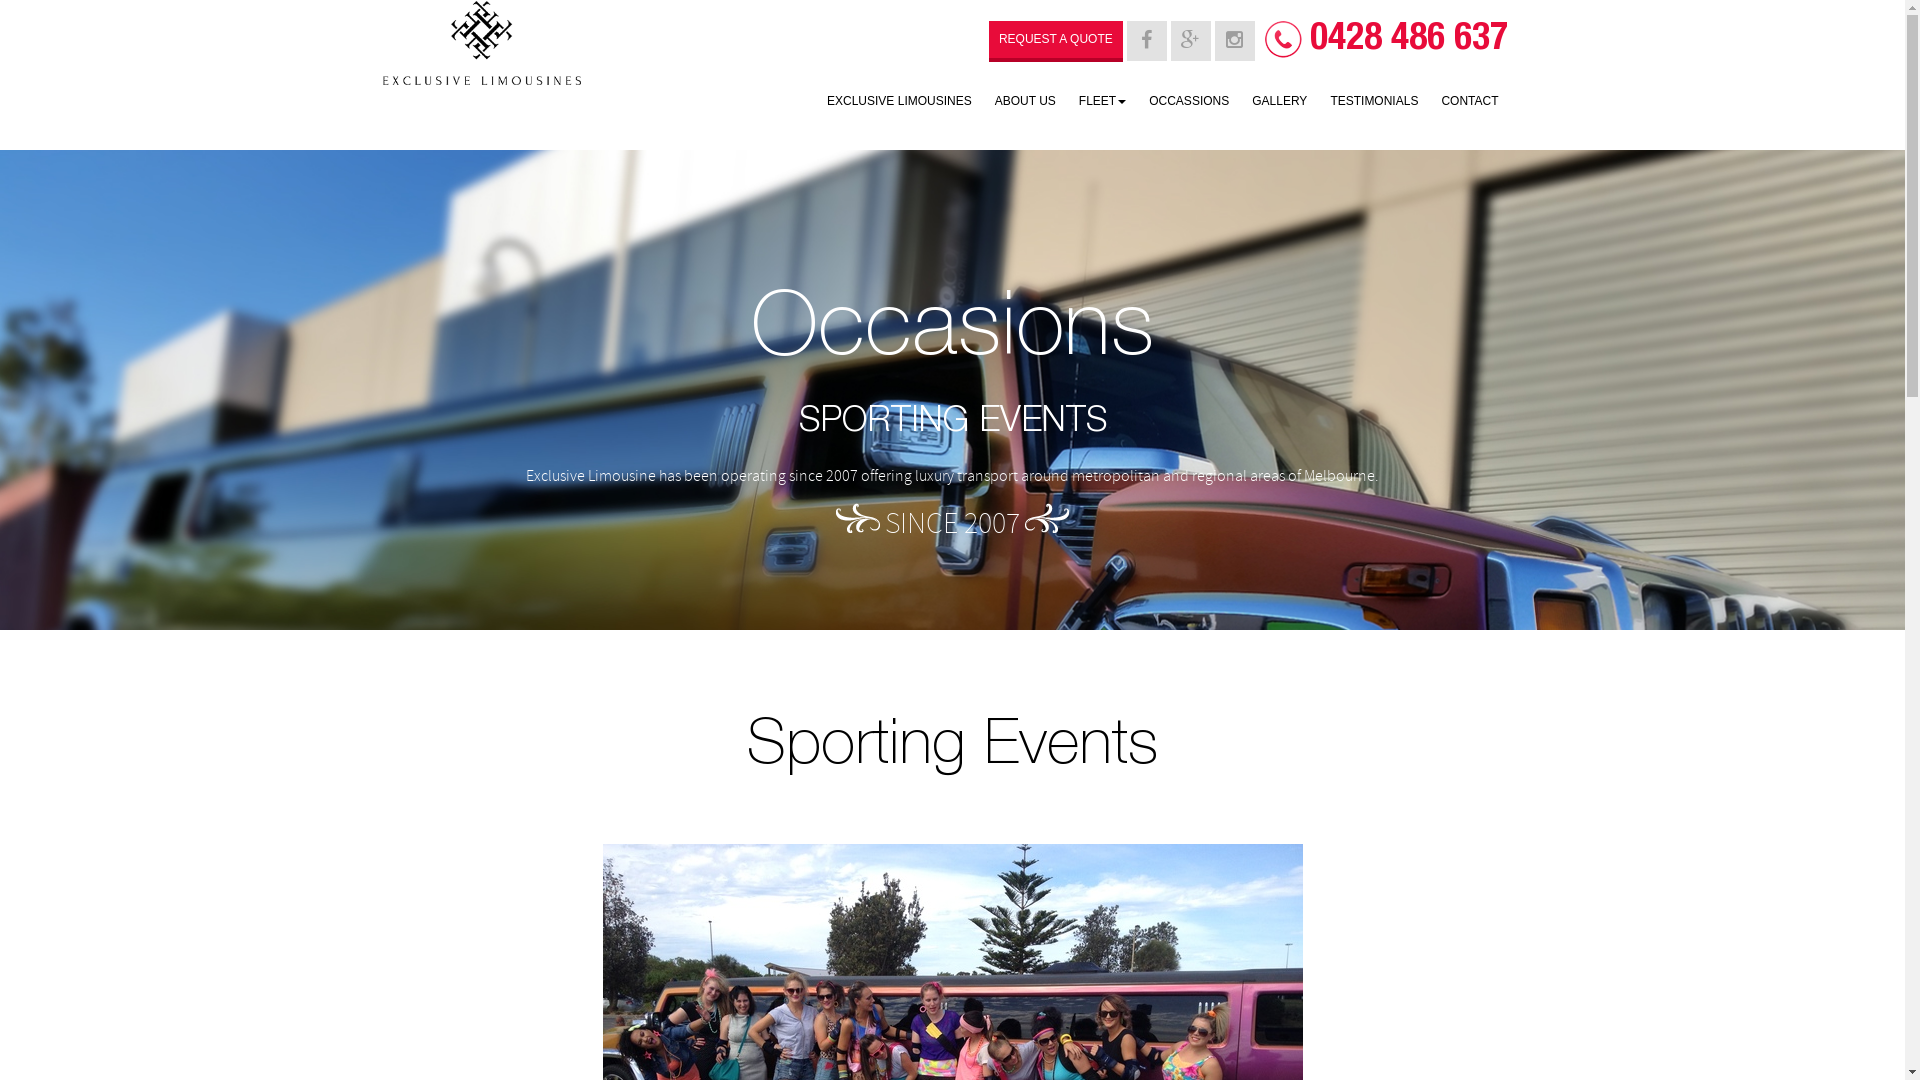  Describe the element at coordinates (1430, 103) in the screenshot. I see `'CONTACT'` at that location.